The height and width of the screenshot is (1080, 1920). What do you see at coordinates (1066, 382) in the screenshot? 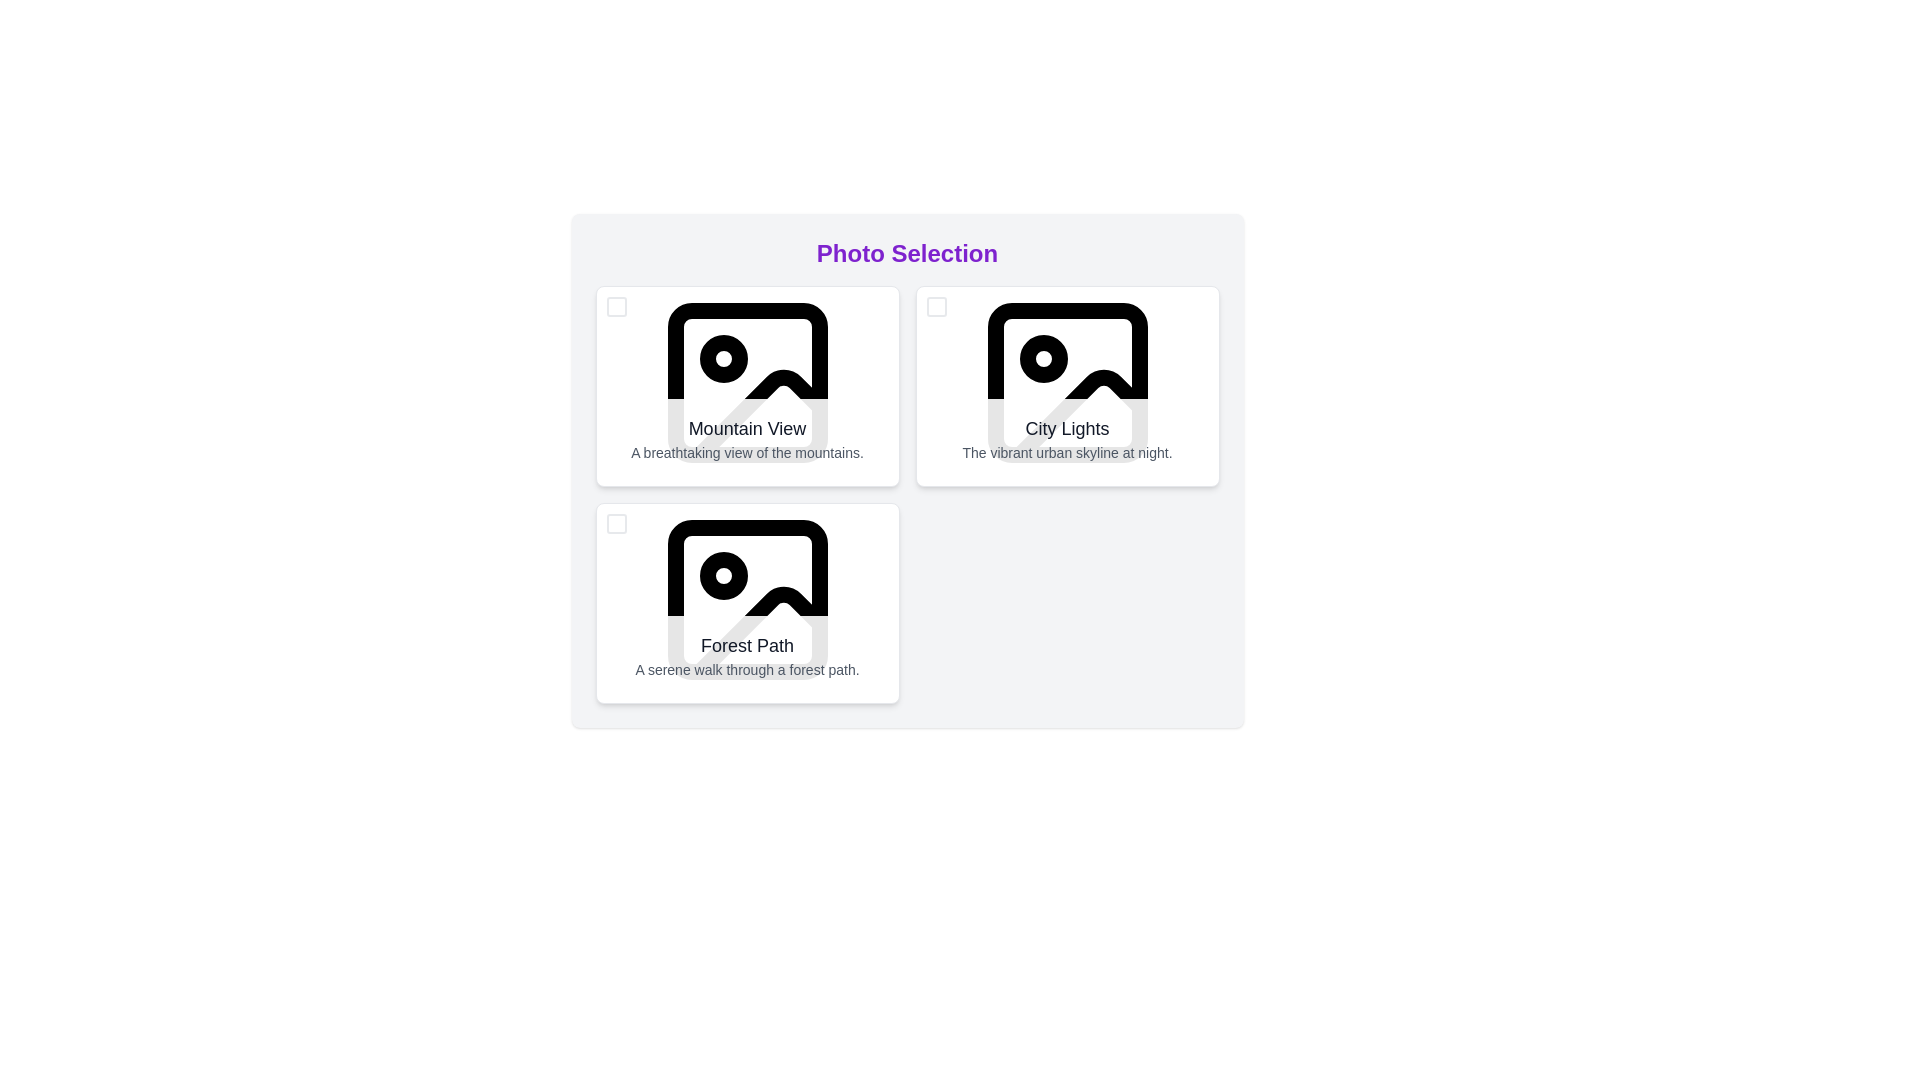
I see `the 'City Lights' selectable card` at bounding box center [1066, 382].